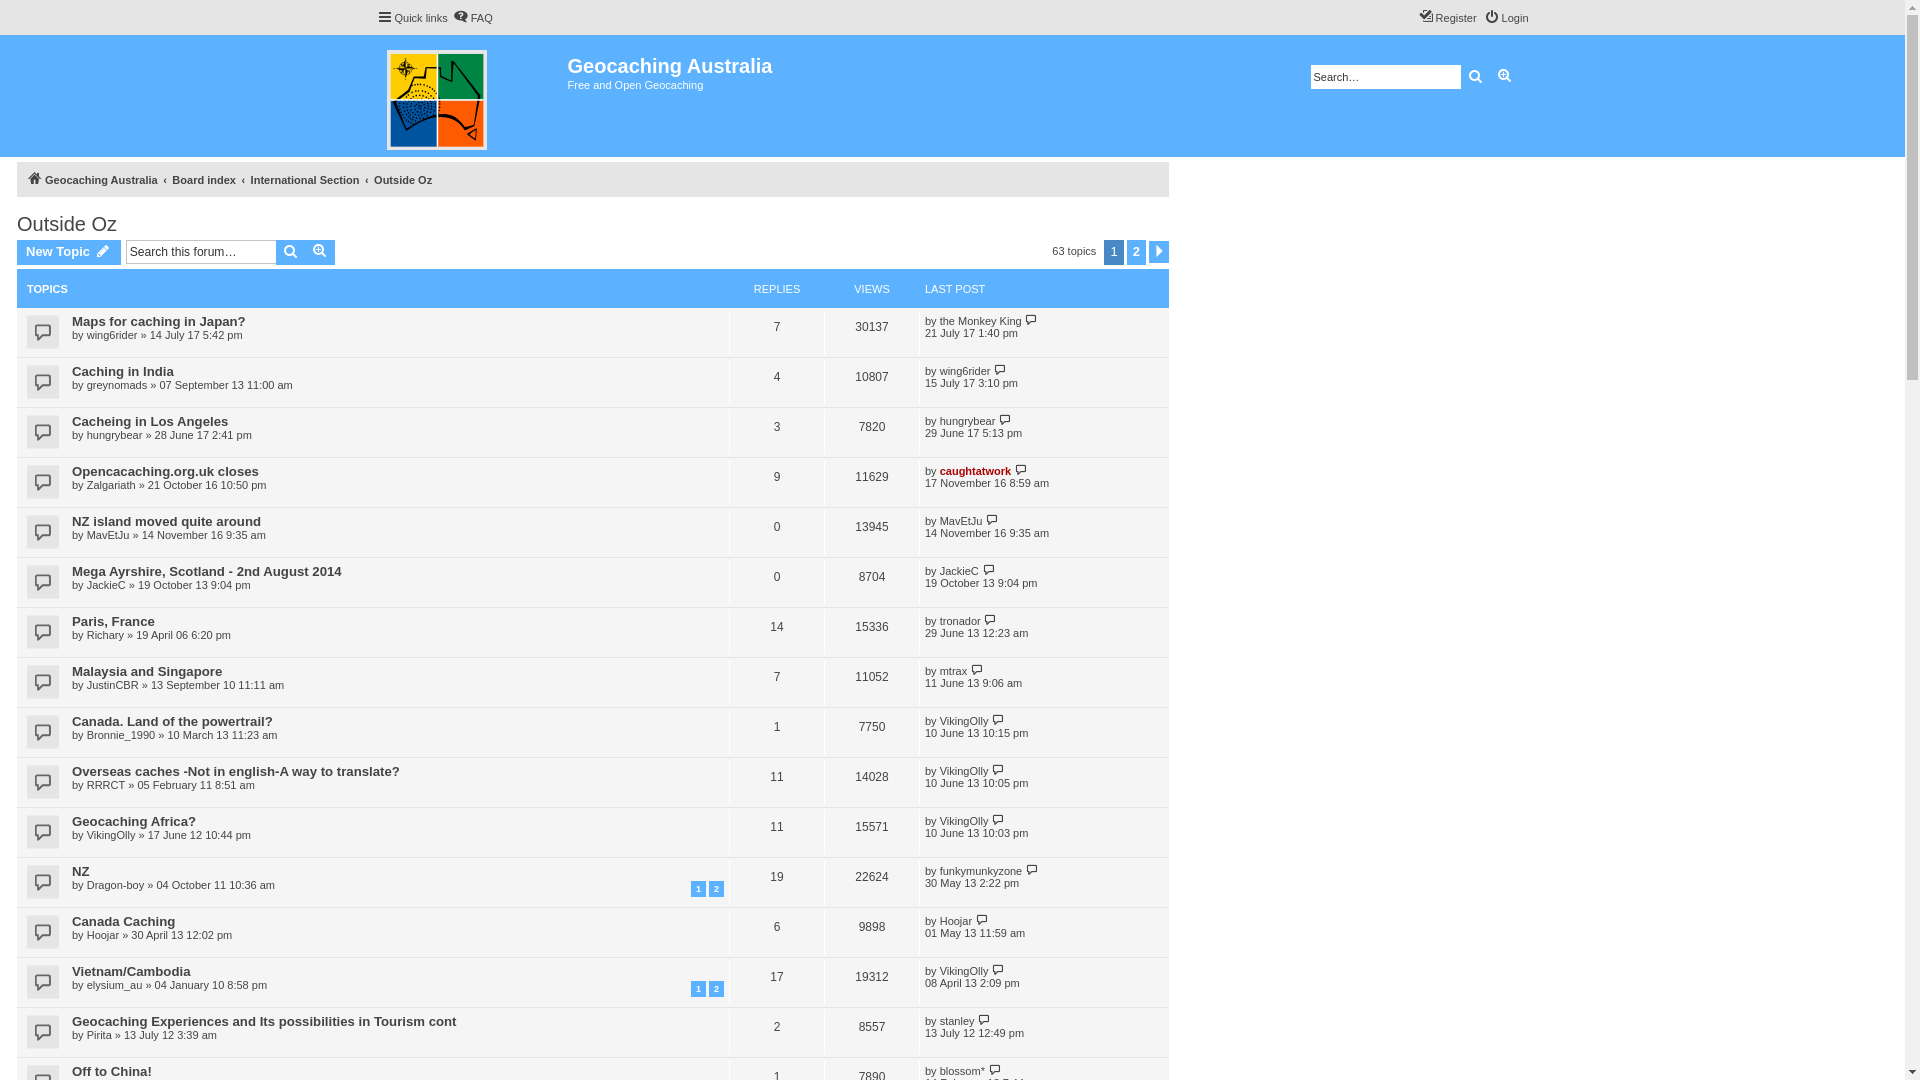 This screenshot has width=1920, height=1080. What do you see at coordinates (709, 887) in the screenshot?
I see `'2'` at bounding box center [709, 887].